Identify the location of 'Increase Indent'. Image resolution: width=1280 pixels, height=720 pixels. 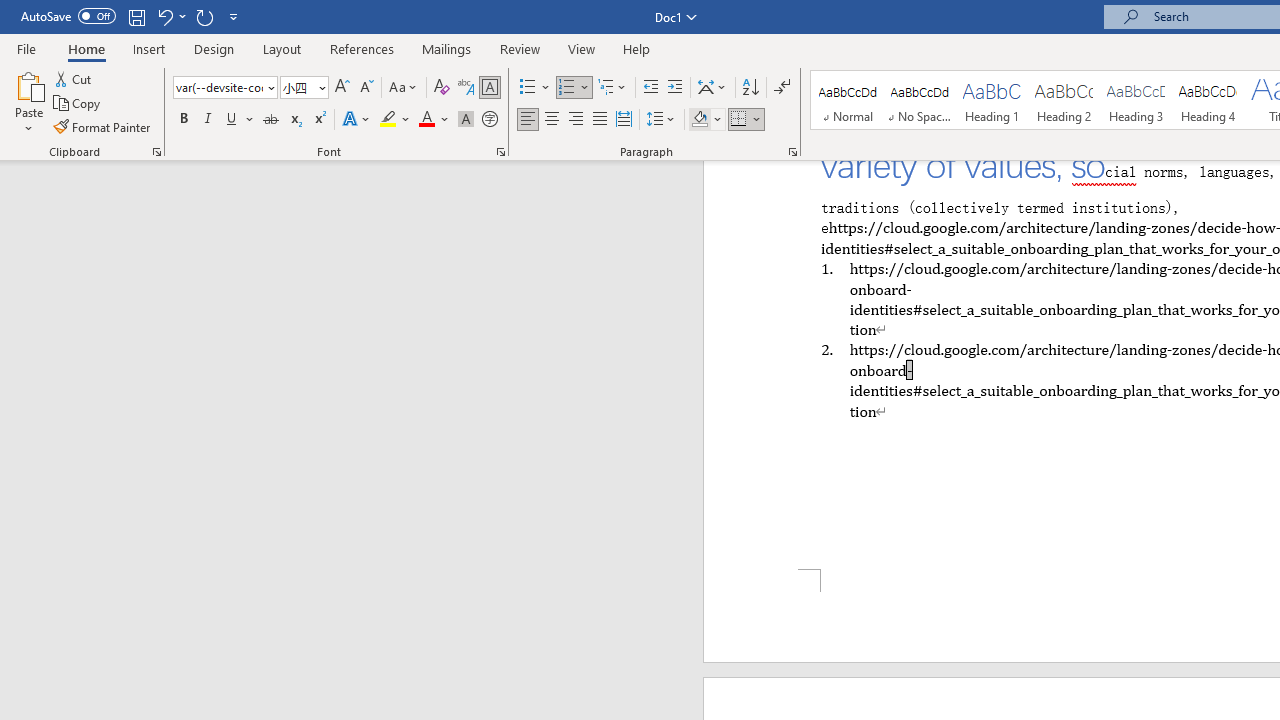
(675, 86).